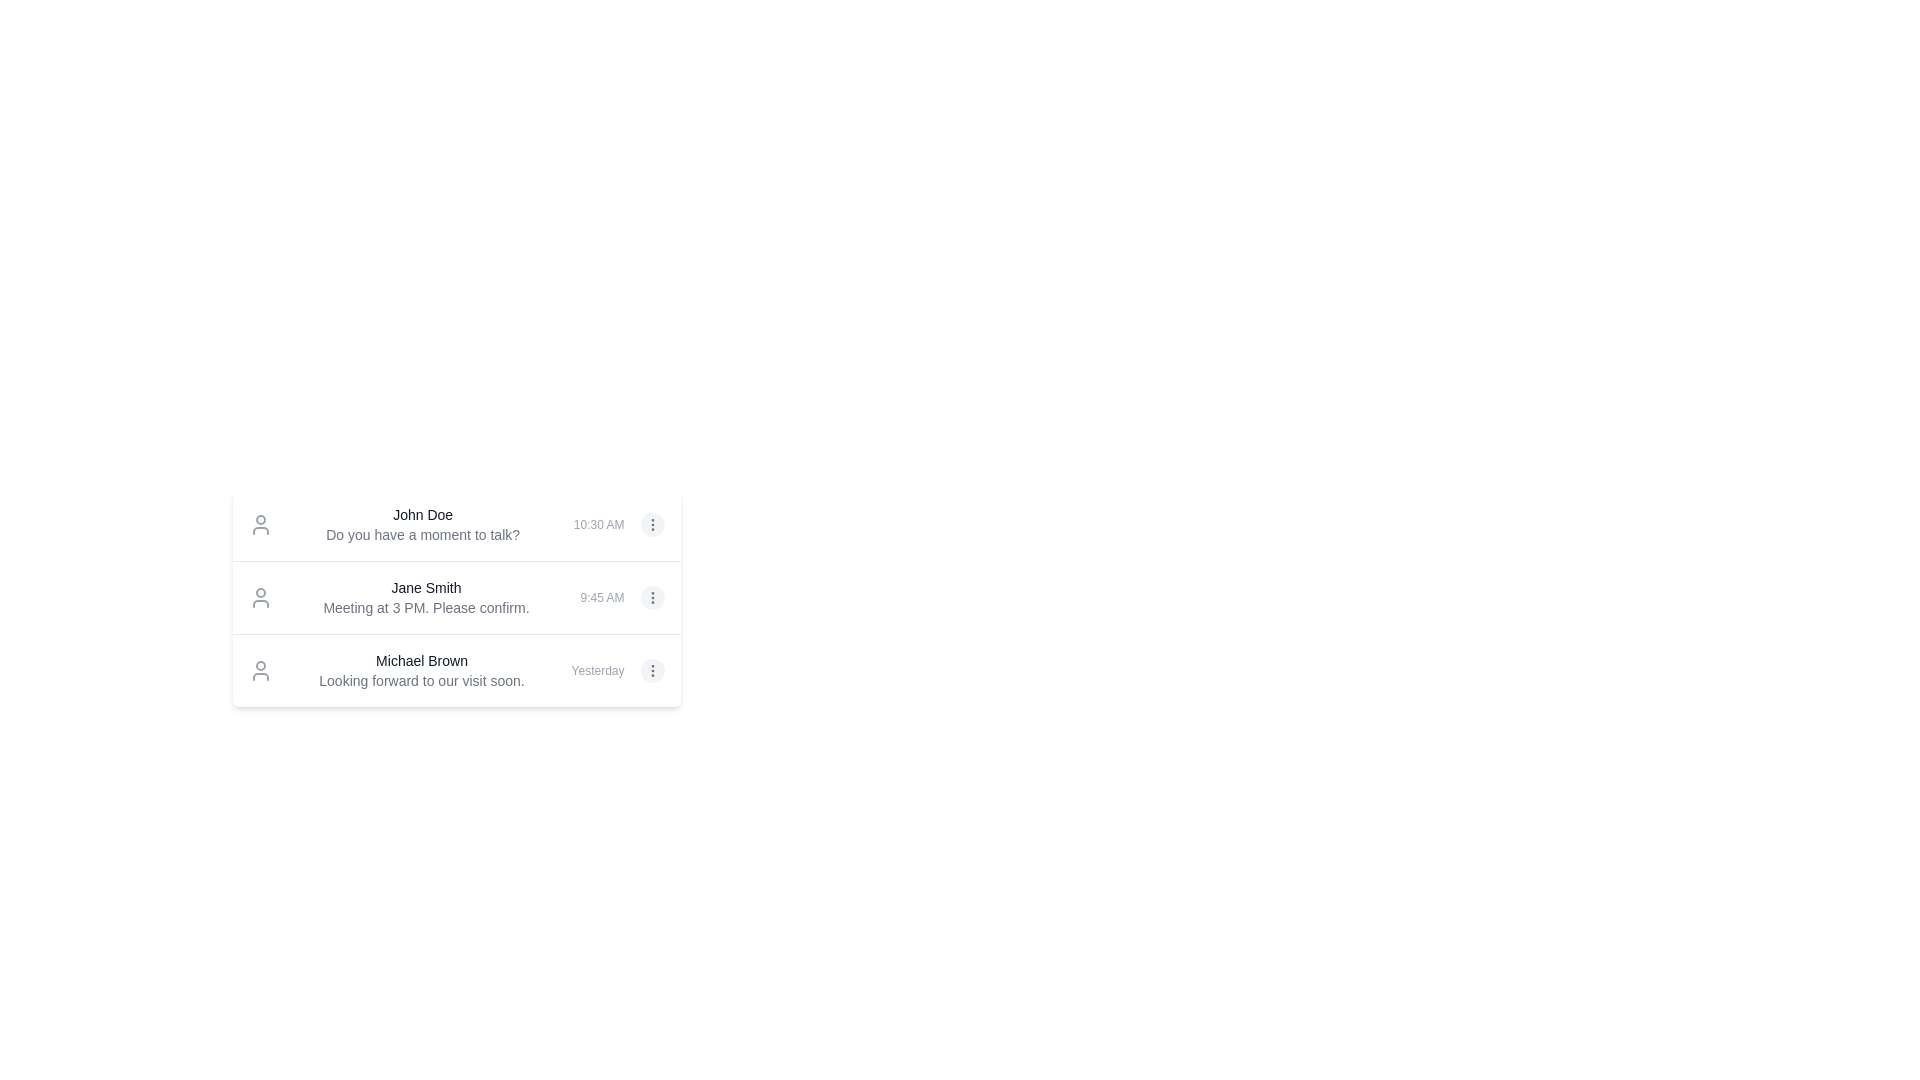 The image size is (1920, 1080). What do you see at coordinates (455, 596) in the screenshot?
I see `the second list item containing the profile icon and the text 'Jane Smith'` at bounding box center [455, 596].